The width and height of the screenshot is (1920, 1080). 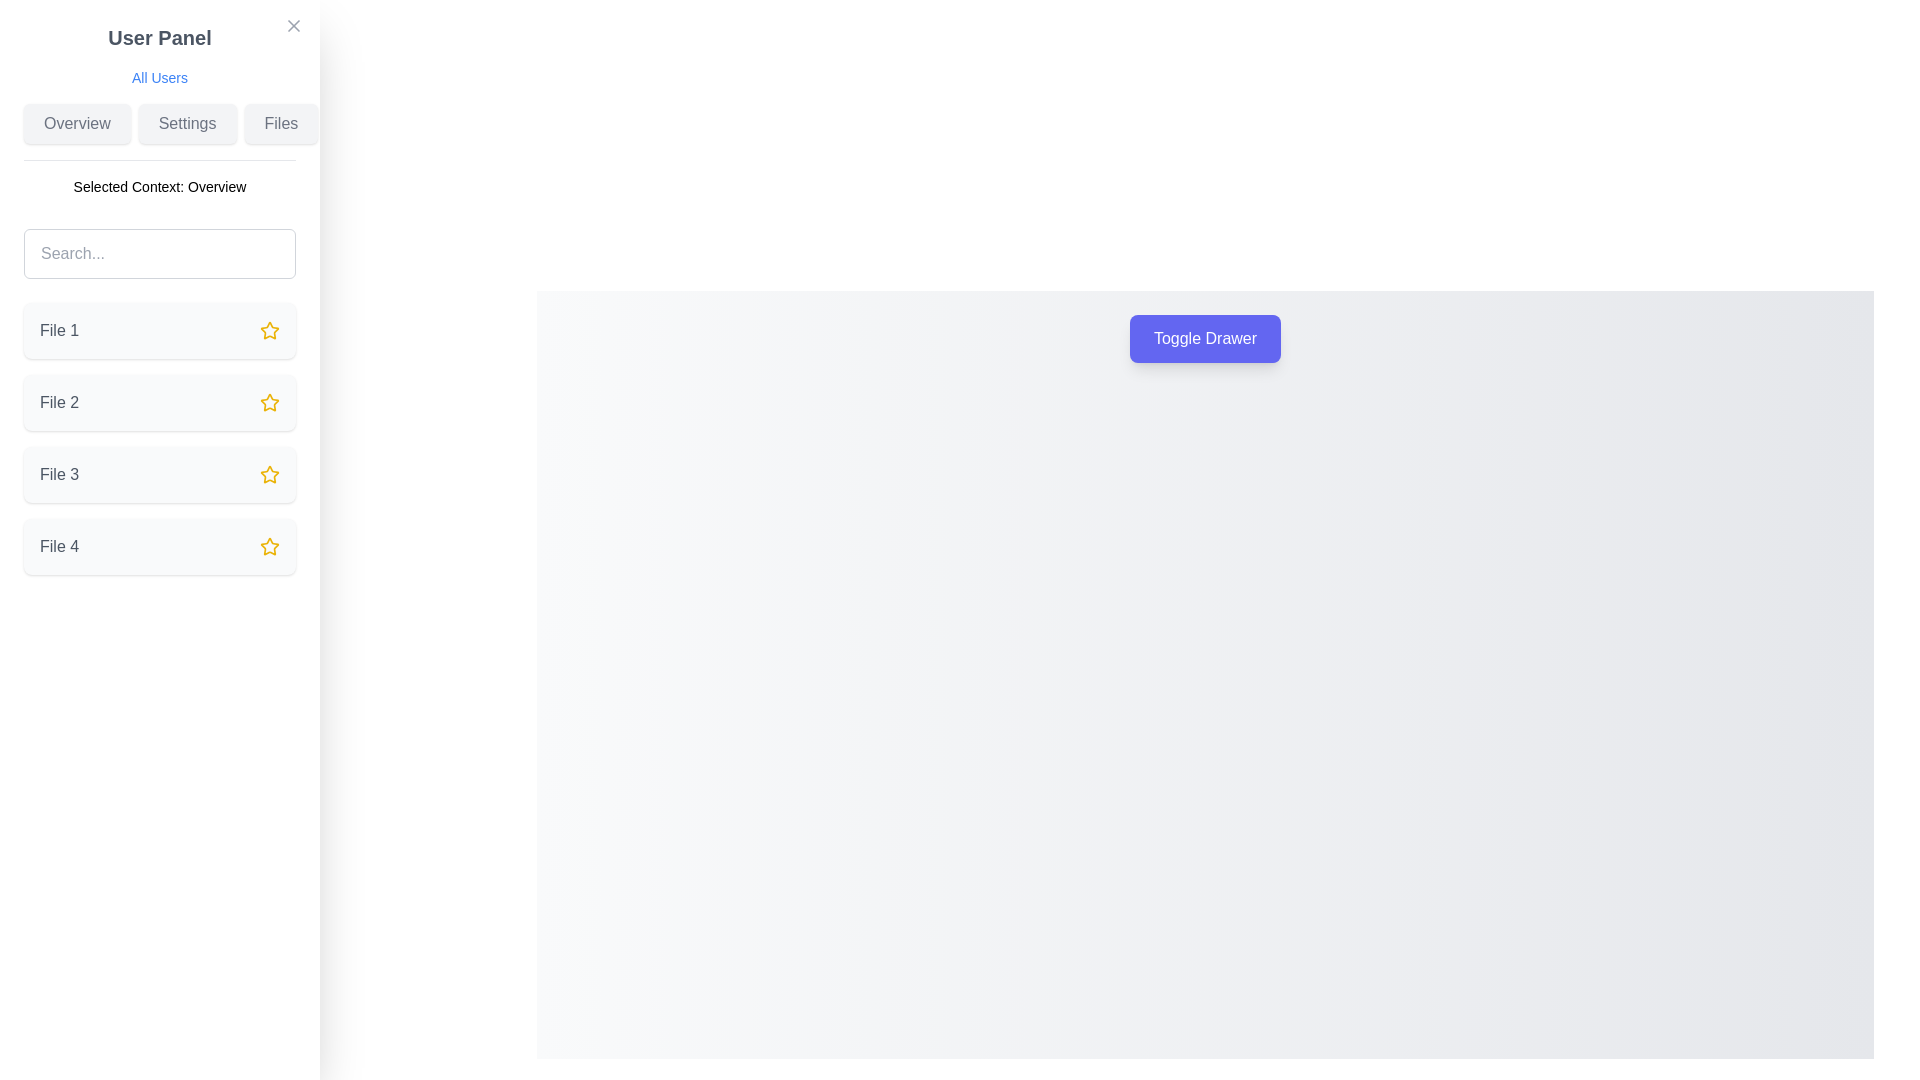 What do you see at coordinates (59, 474) in the screenshot?
I see `the text label that identifies the third file in the list within the side panel` at bounding box center [59, 474].